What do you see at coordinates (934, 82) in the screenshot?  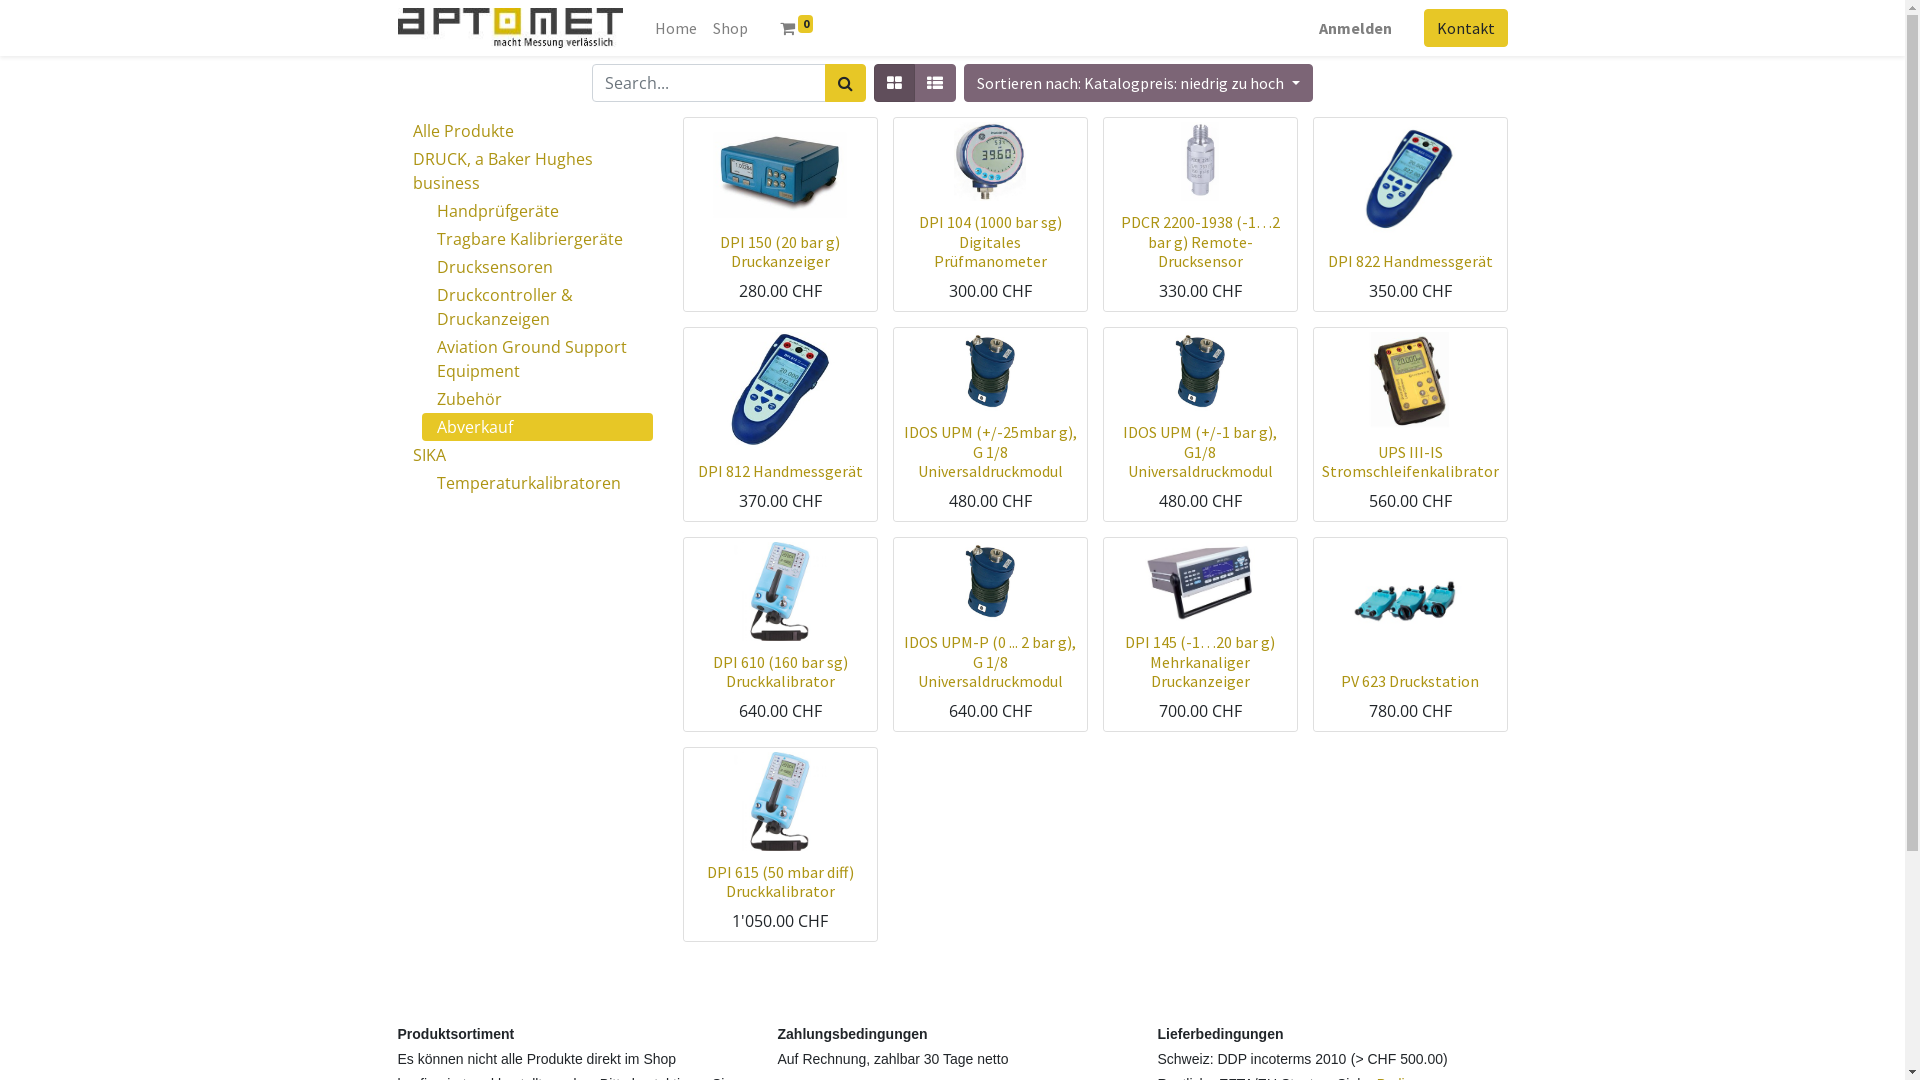 I see `'Liste'` at bounding box center [934, 82].